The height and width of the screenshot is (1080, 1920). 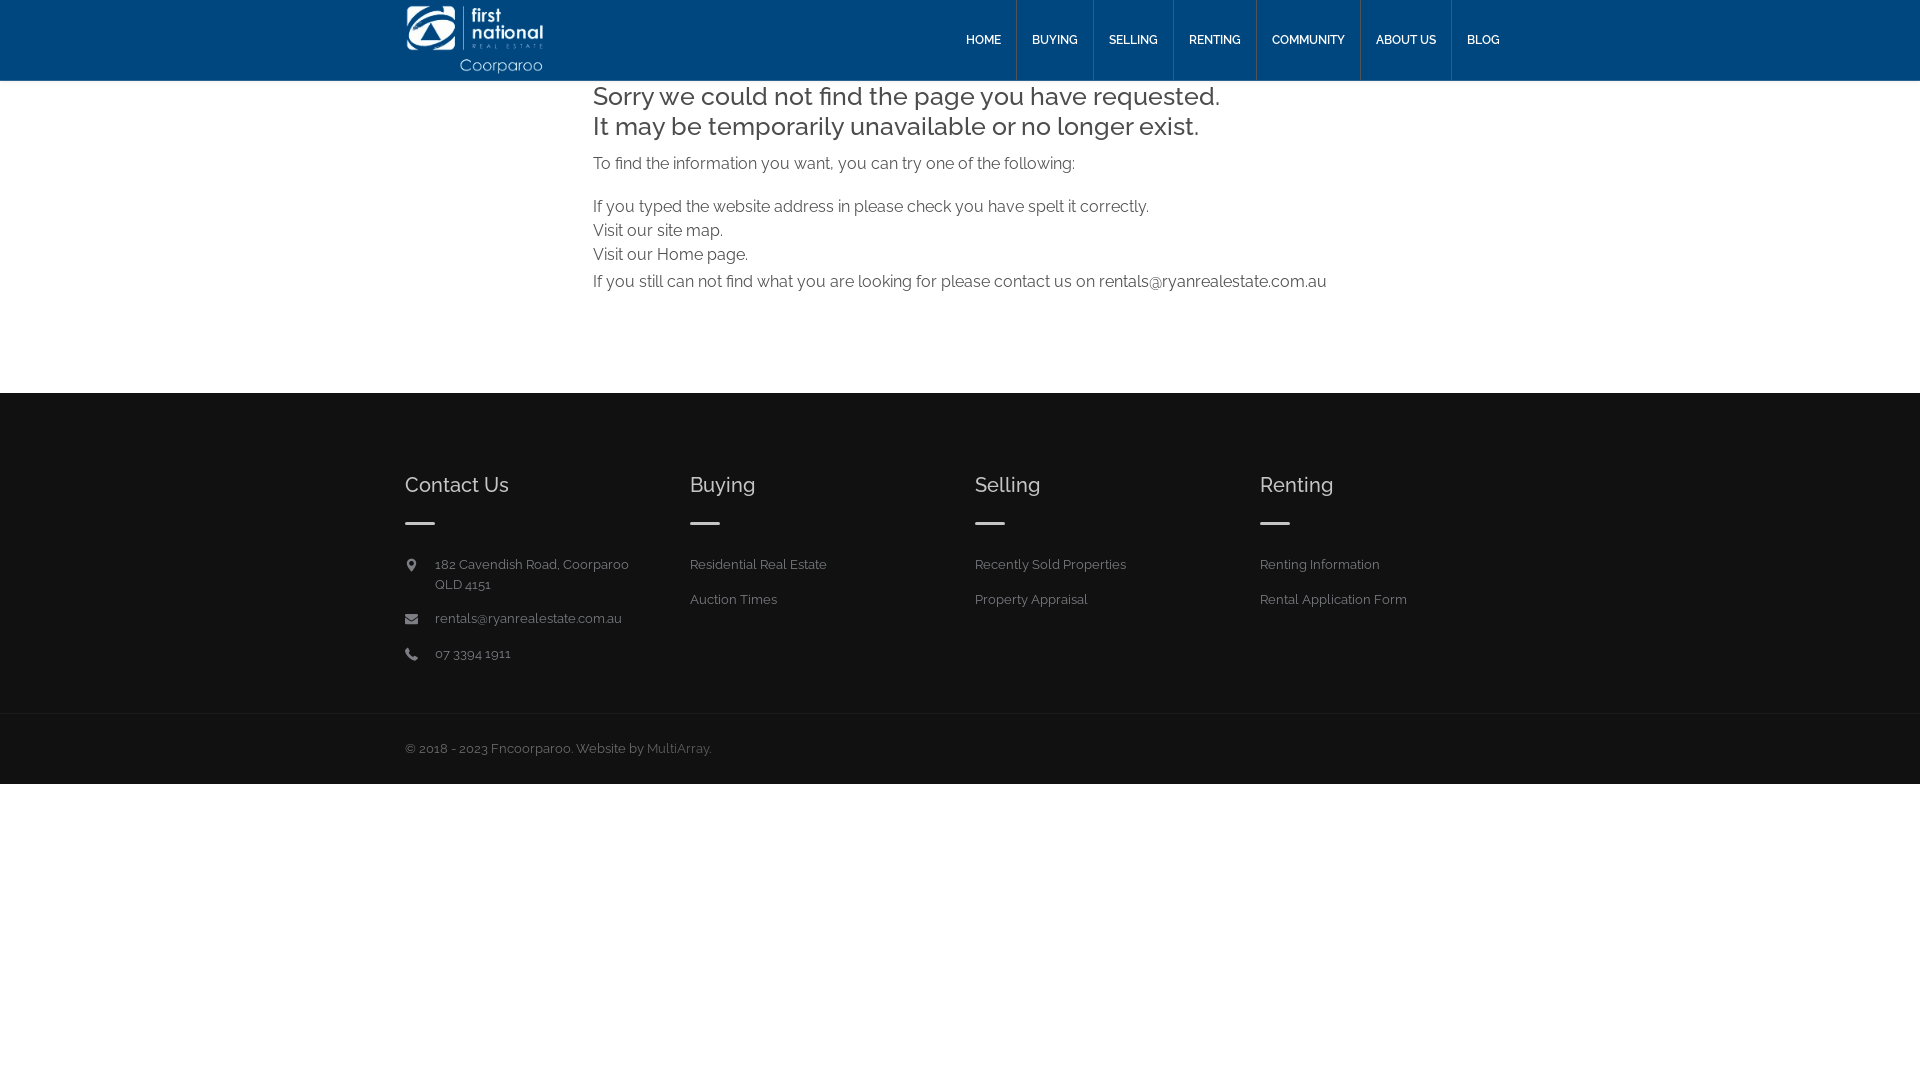 I want to click on 'Rental Application Form', so click(x=1333, y=598).